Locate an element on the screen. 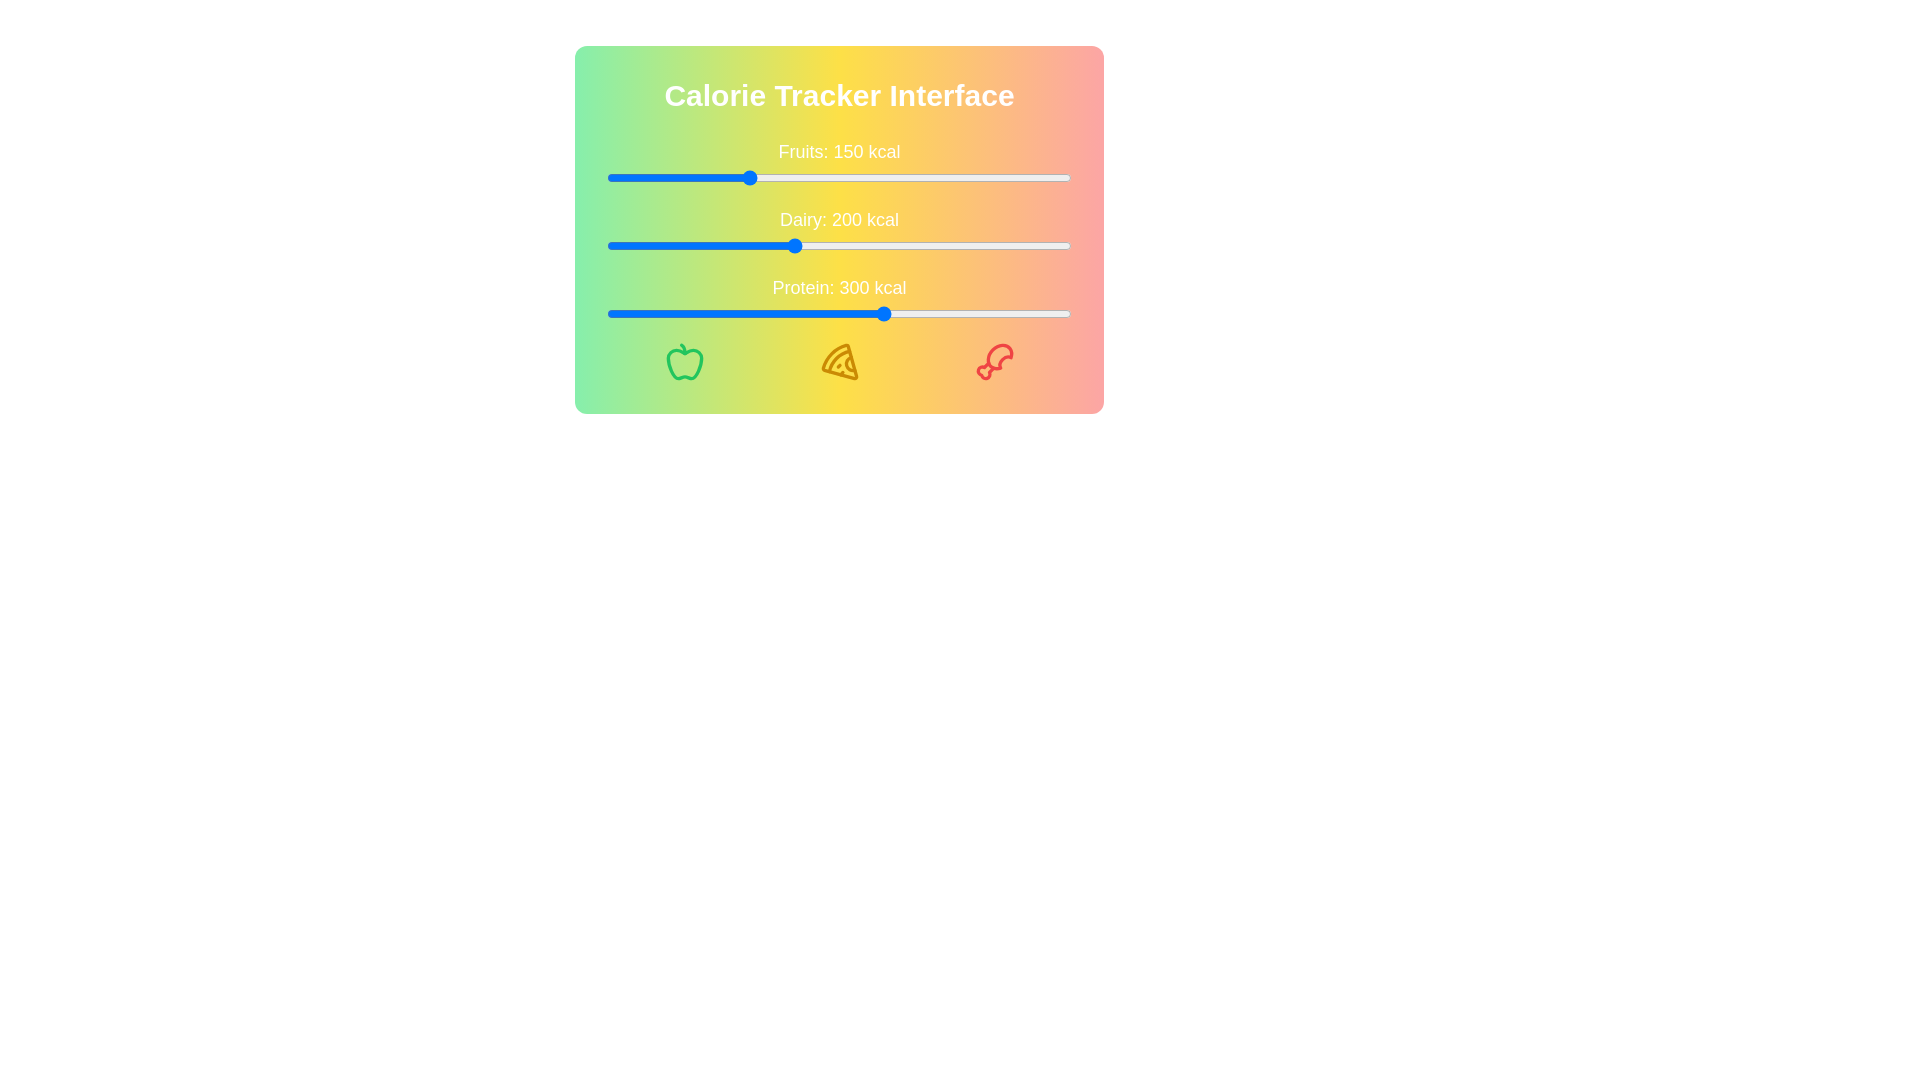 The image size is (1920, 1080). the Drumstick icon to interact with it is located at coordinates (994, 362).